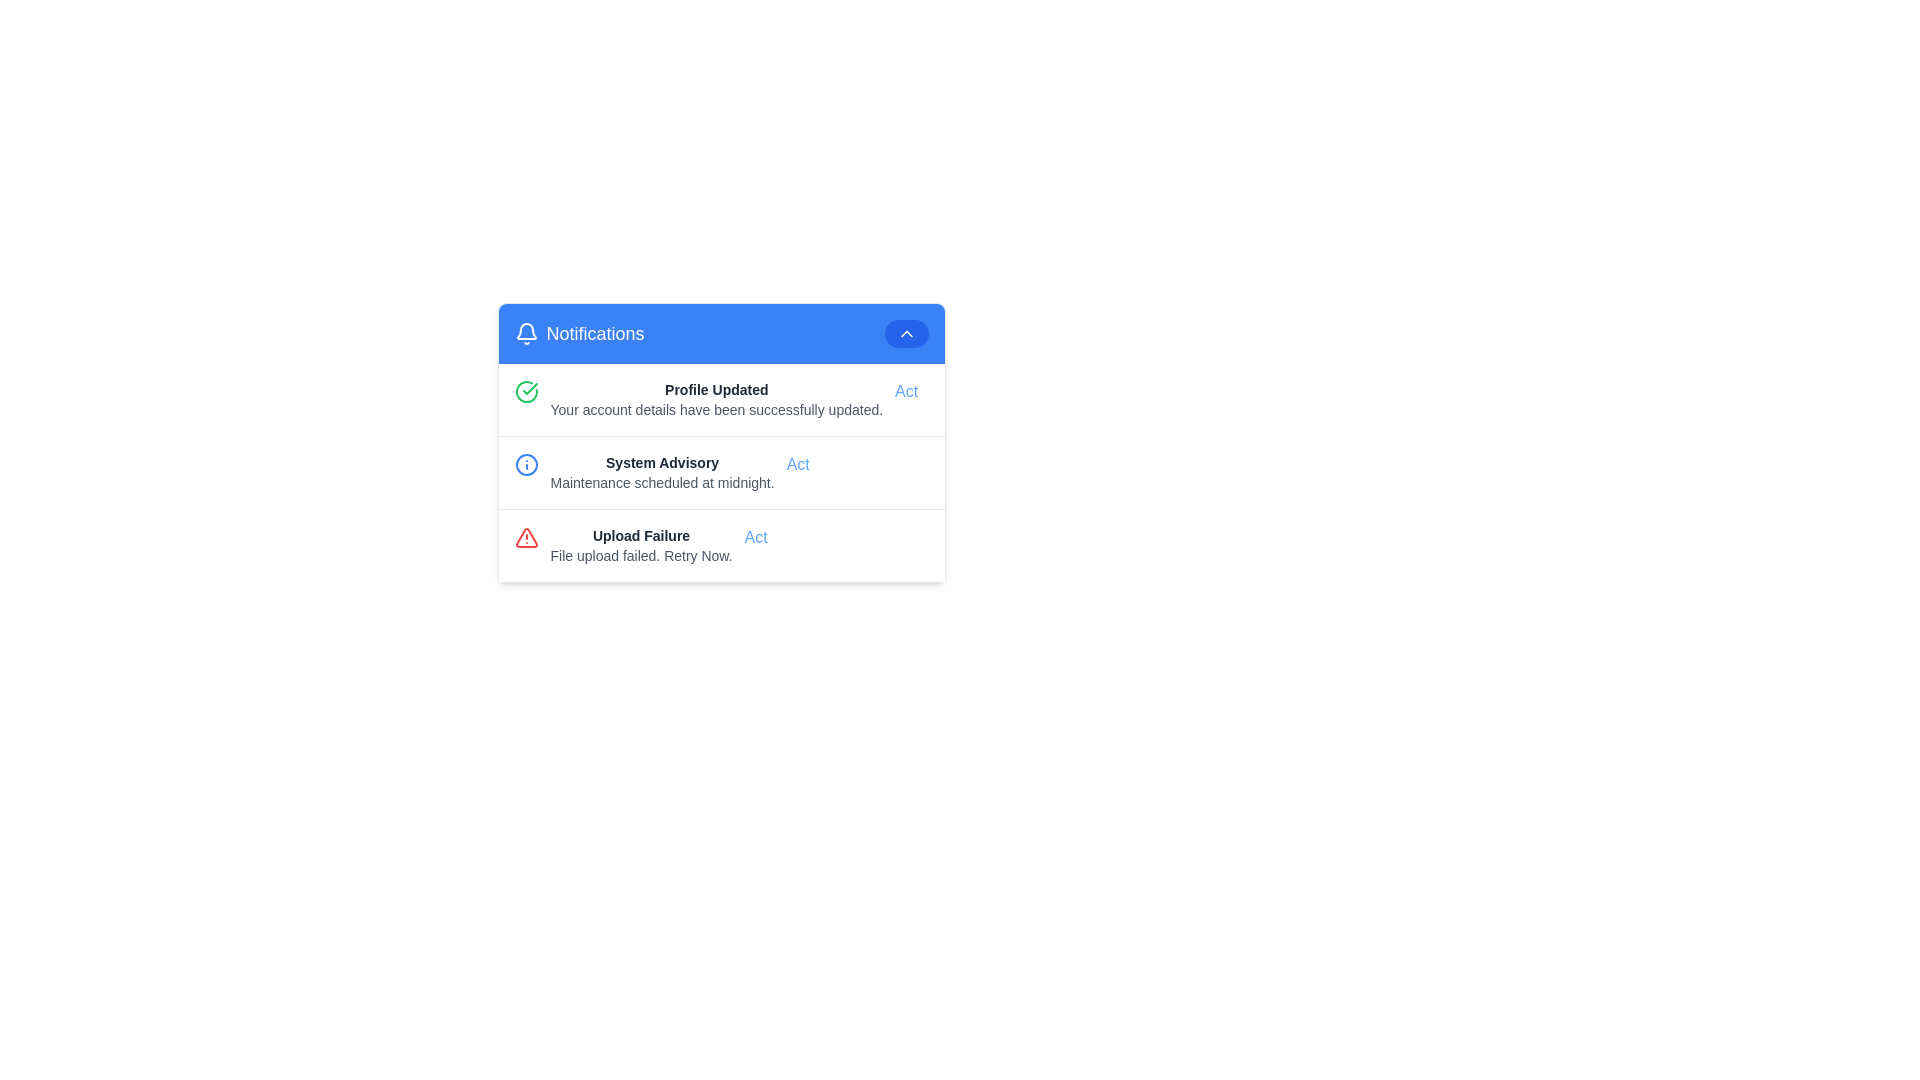 The image size is (1920, 1080). What do you see at coordinates (526, 465) in the screenshot?
I see `the circular element that serves as a decorative and structural component of the SVG icon located in the top-left corner of the notification card` at bounding box center [526, 465].